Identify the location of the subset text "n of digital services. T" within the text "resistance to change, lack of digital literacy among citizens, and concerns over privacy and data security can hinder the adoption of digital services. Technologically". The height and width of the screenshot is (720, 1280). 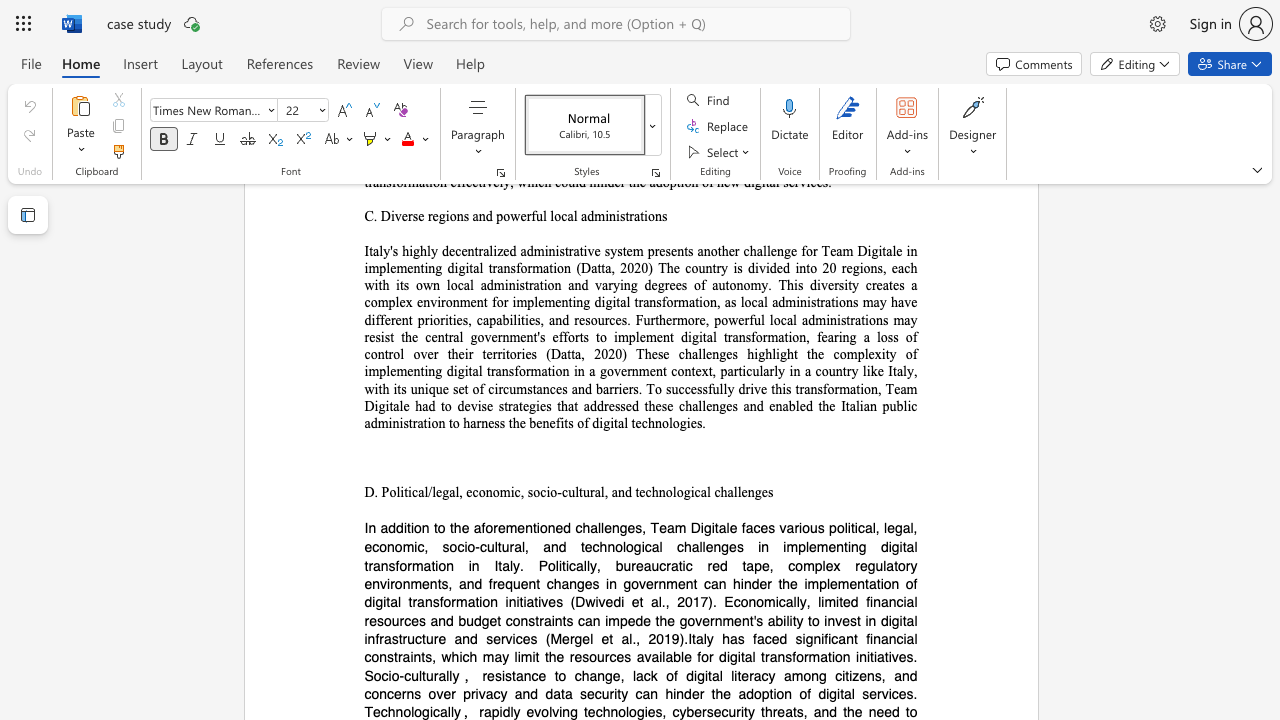
(783, 692).